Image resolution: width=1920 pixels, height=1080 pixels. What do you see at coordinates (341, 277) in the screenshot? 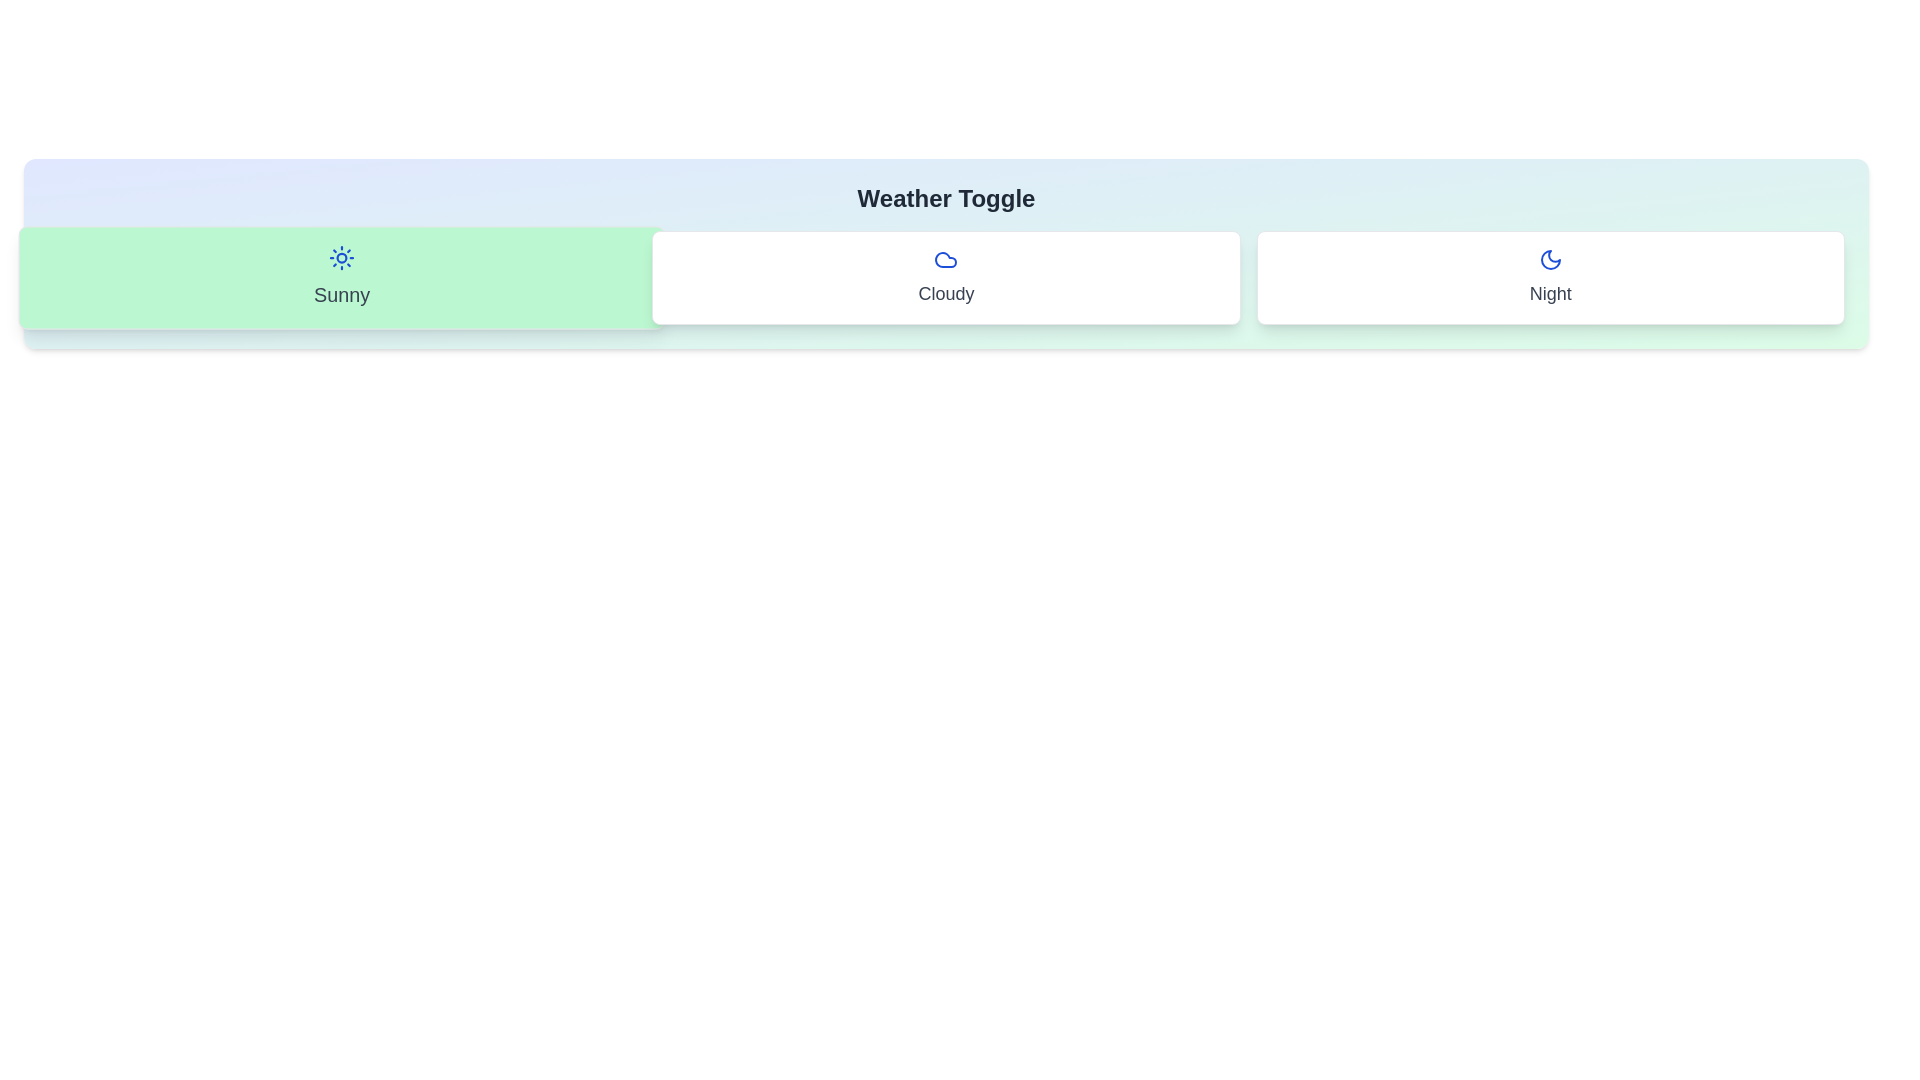
I see `the 'Sunny' button to toggle its state` at bounding box center [341, 277].